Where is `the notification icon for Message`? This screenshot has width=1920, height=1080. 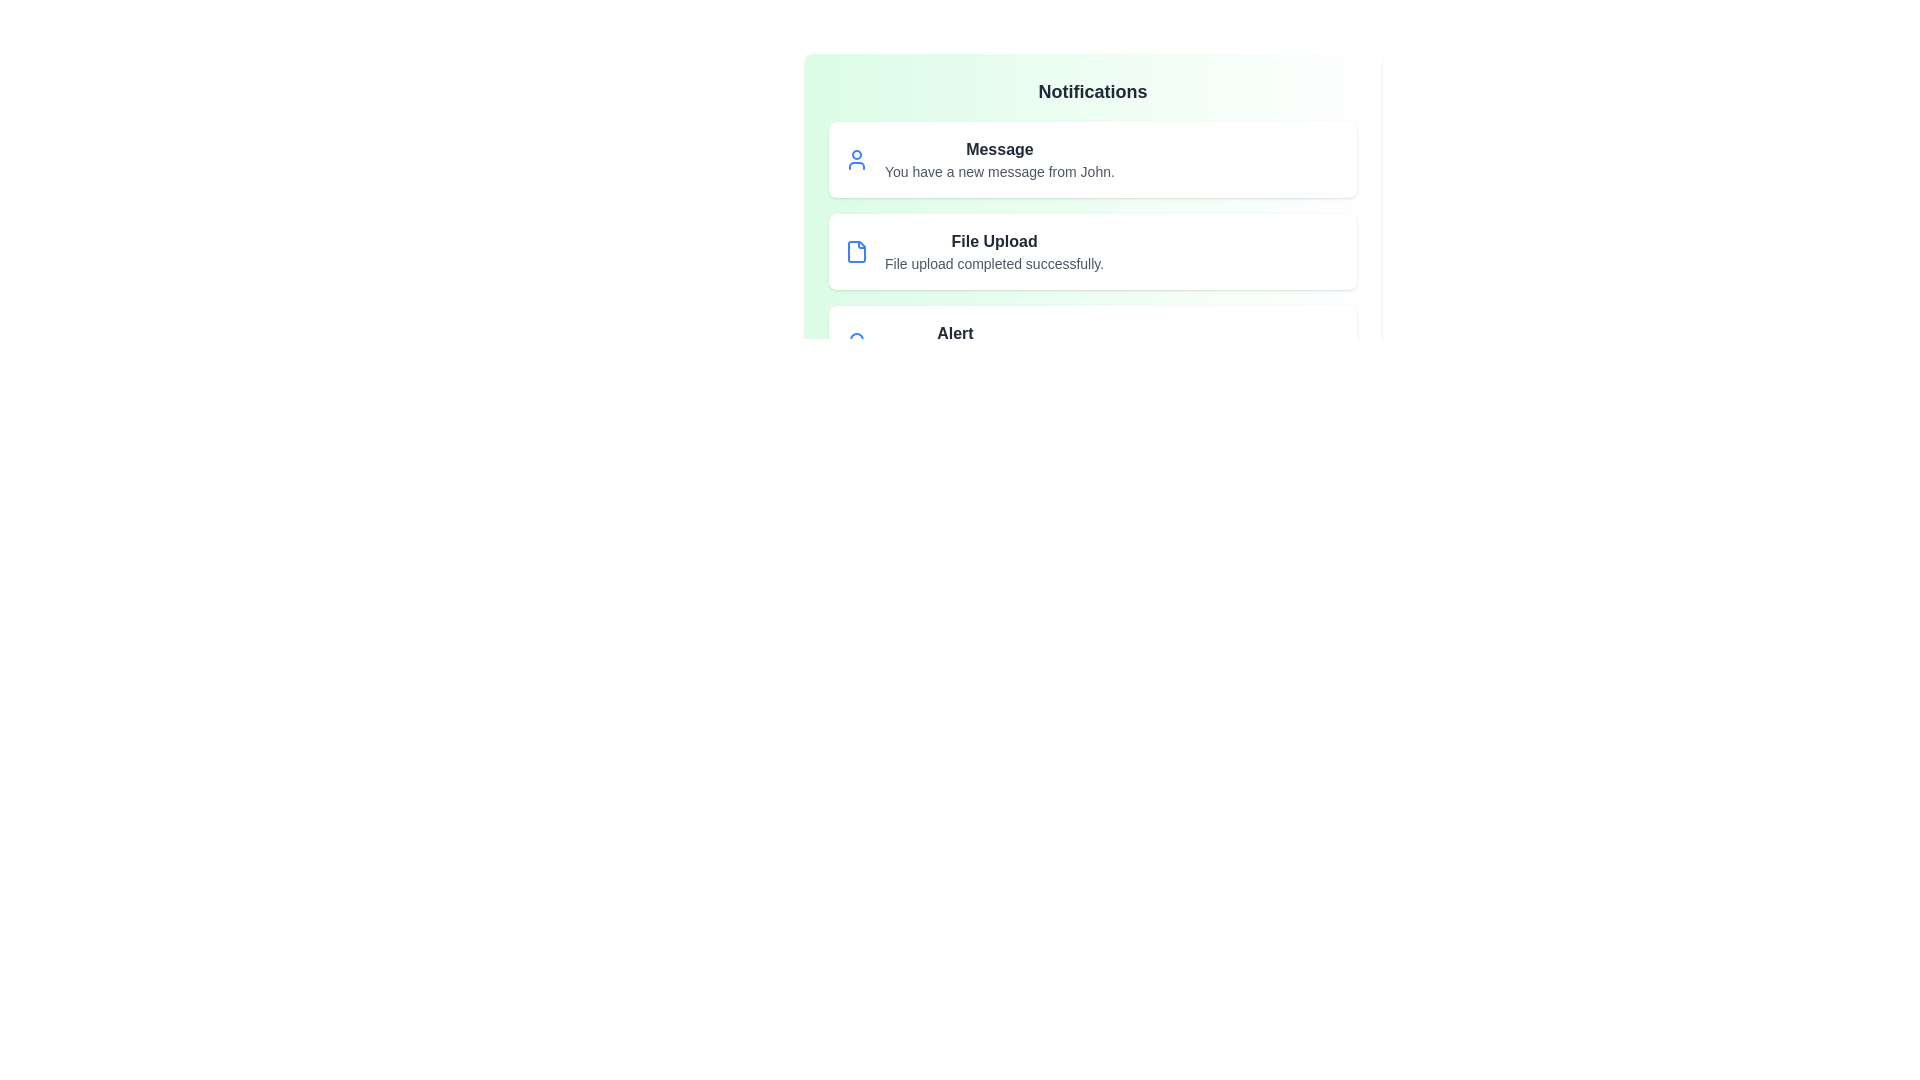 the notification icon for Message is located at coordinates (857, 158).